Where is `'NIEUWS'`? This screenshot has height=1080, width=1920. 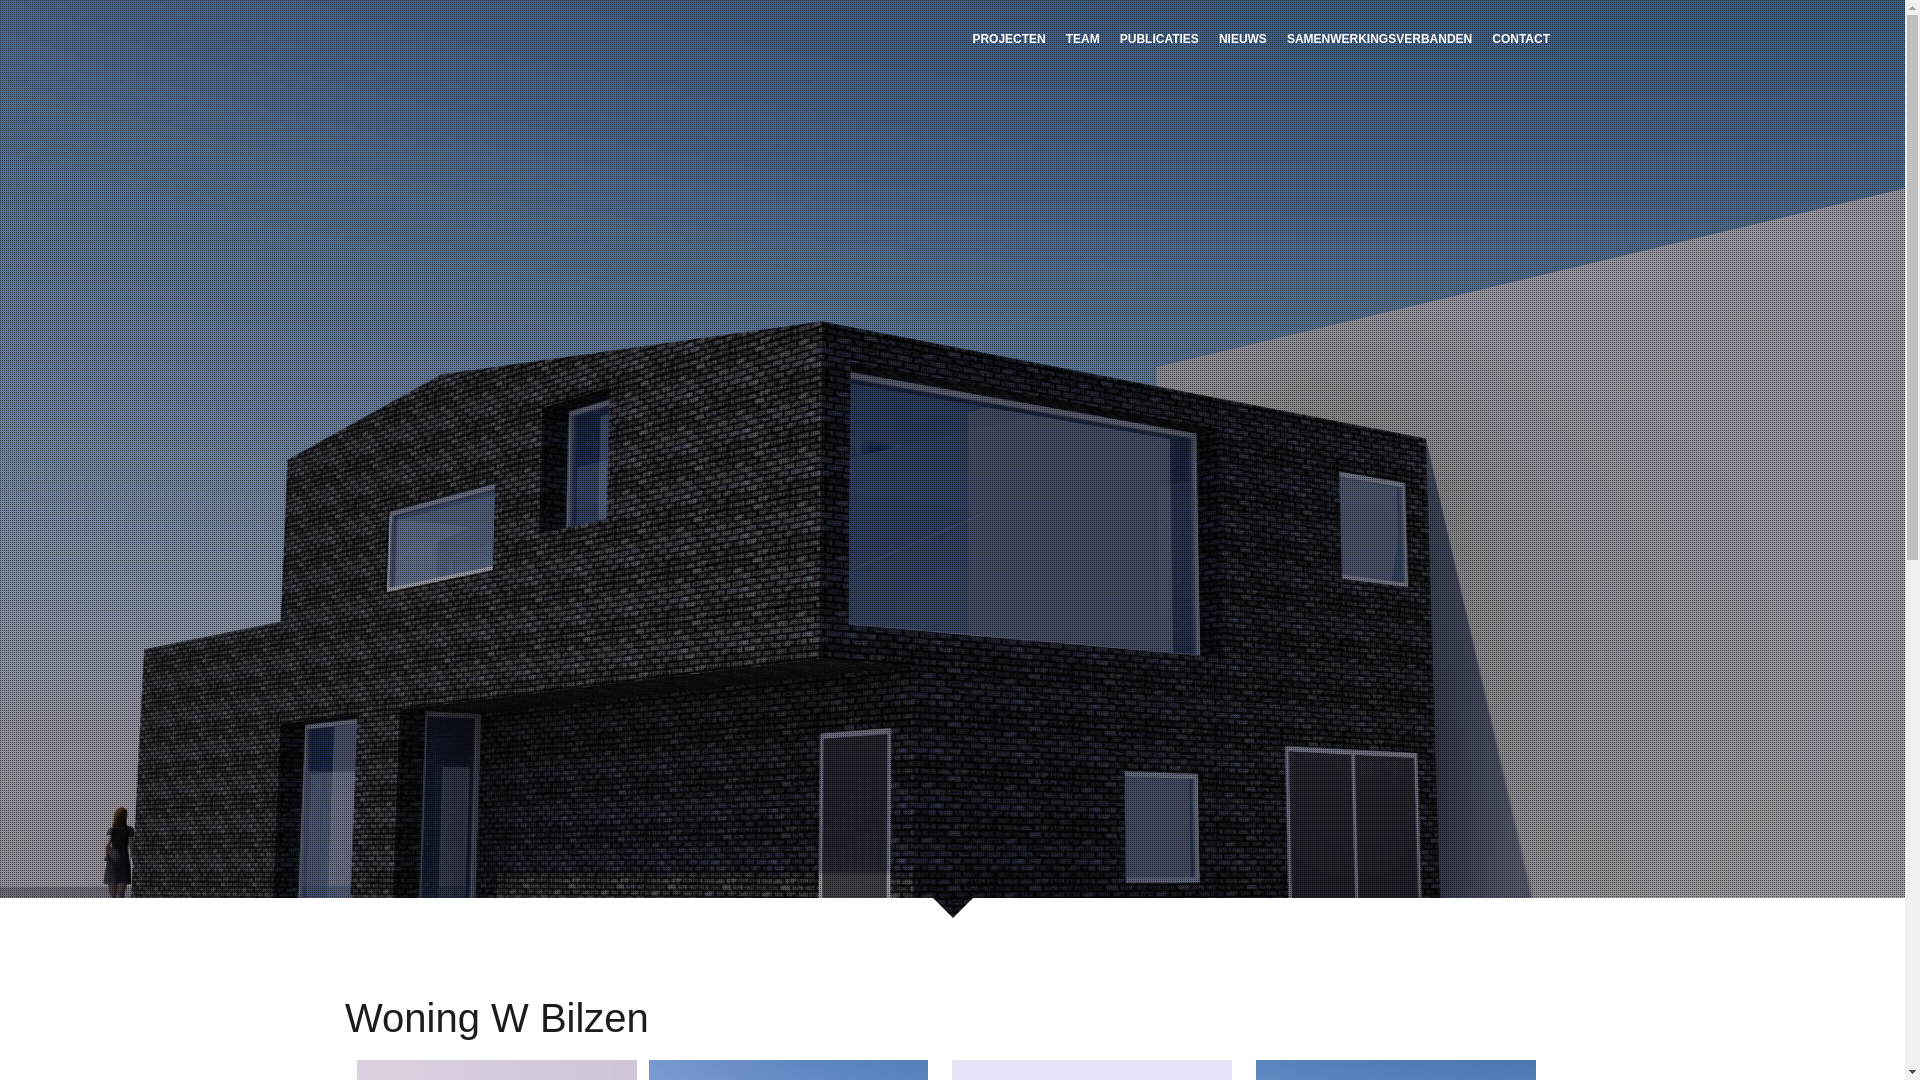
'NIEUWS' is located at coordinates (1208, 37).